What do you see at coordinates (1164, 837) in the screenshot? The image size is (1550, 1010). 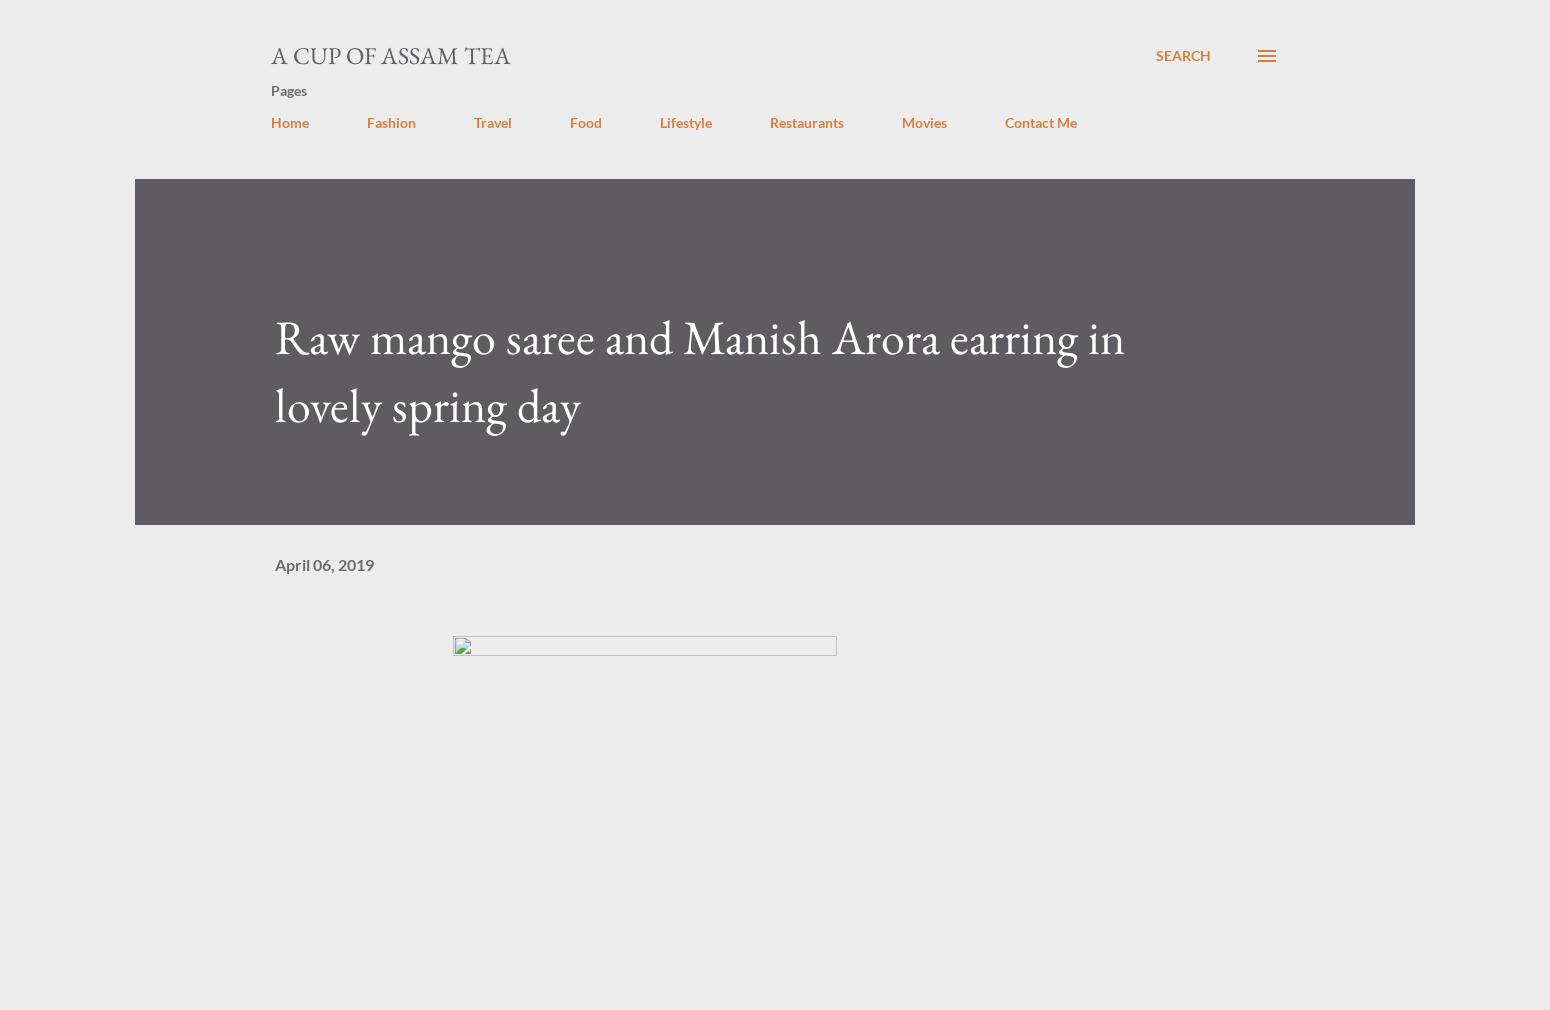 I see `'manisharora'` at bounding box center [1164, 837].